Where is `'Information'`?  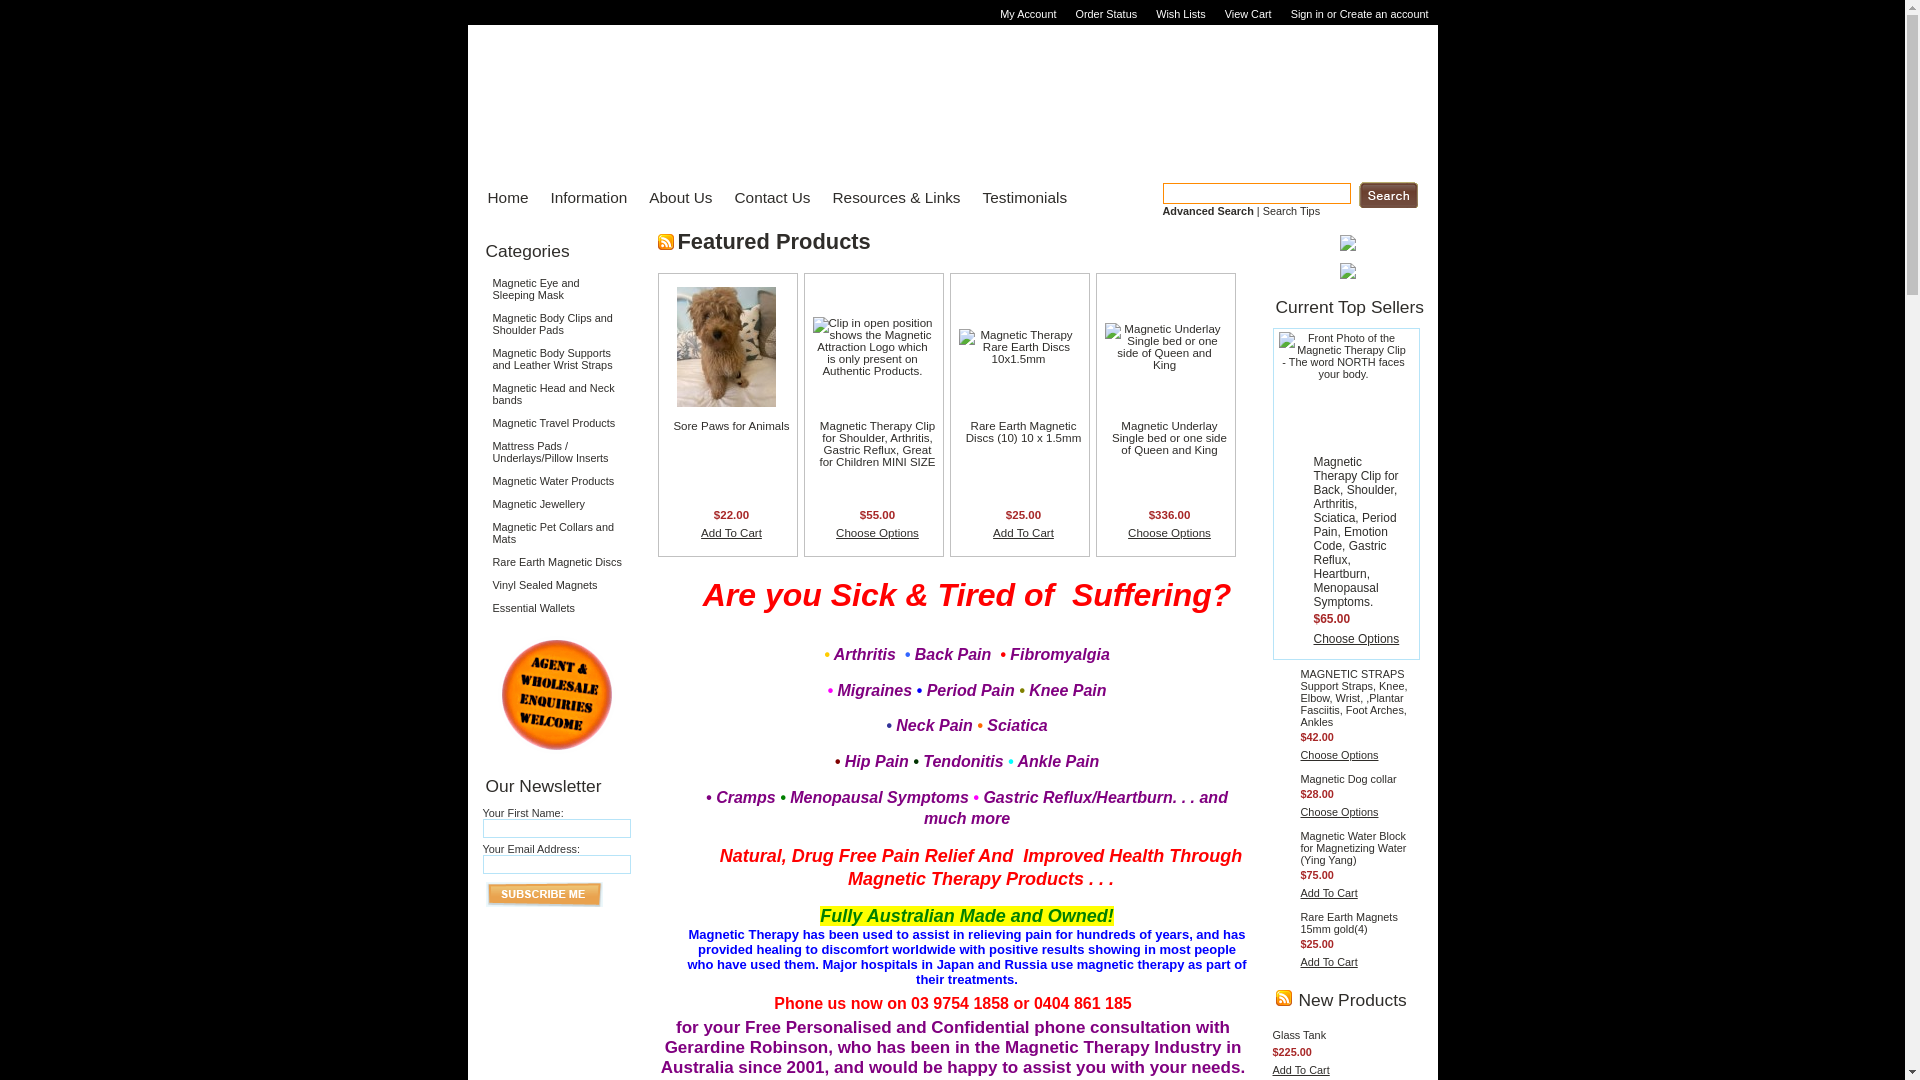
'Information' is located at coordinates (581, 197).